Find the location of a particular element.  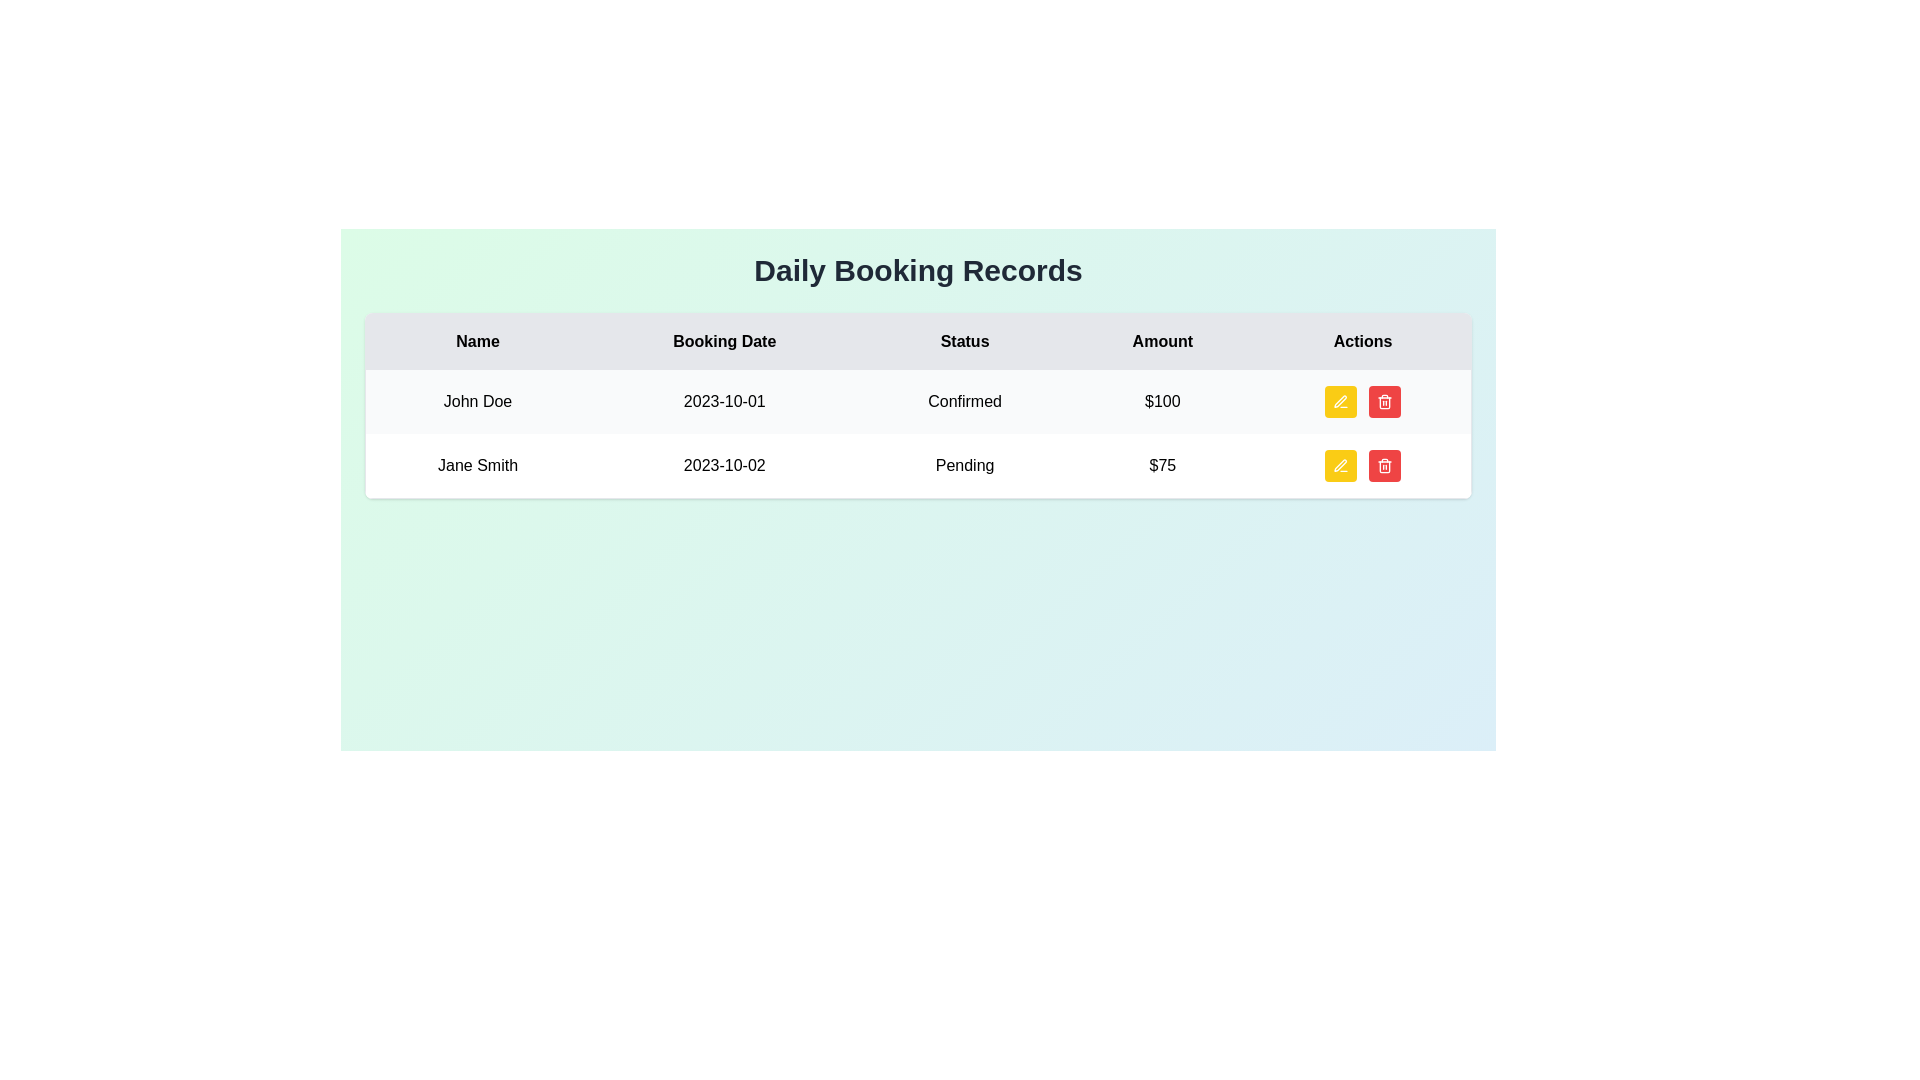

the 'Status' column header in the table, which is located in the third column of the header row between 'Booking Date' and 'Amount' is located at coordinates (965, 340).